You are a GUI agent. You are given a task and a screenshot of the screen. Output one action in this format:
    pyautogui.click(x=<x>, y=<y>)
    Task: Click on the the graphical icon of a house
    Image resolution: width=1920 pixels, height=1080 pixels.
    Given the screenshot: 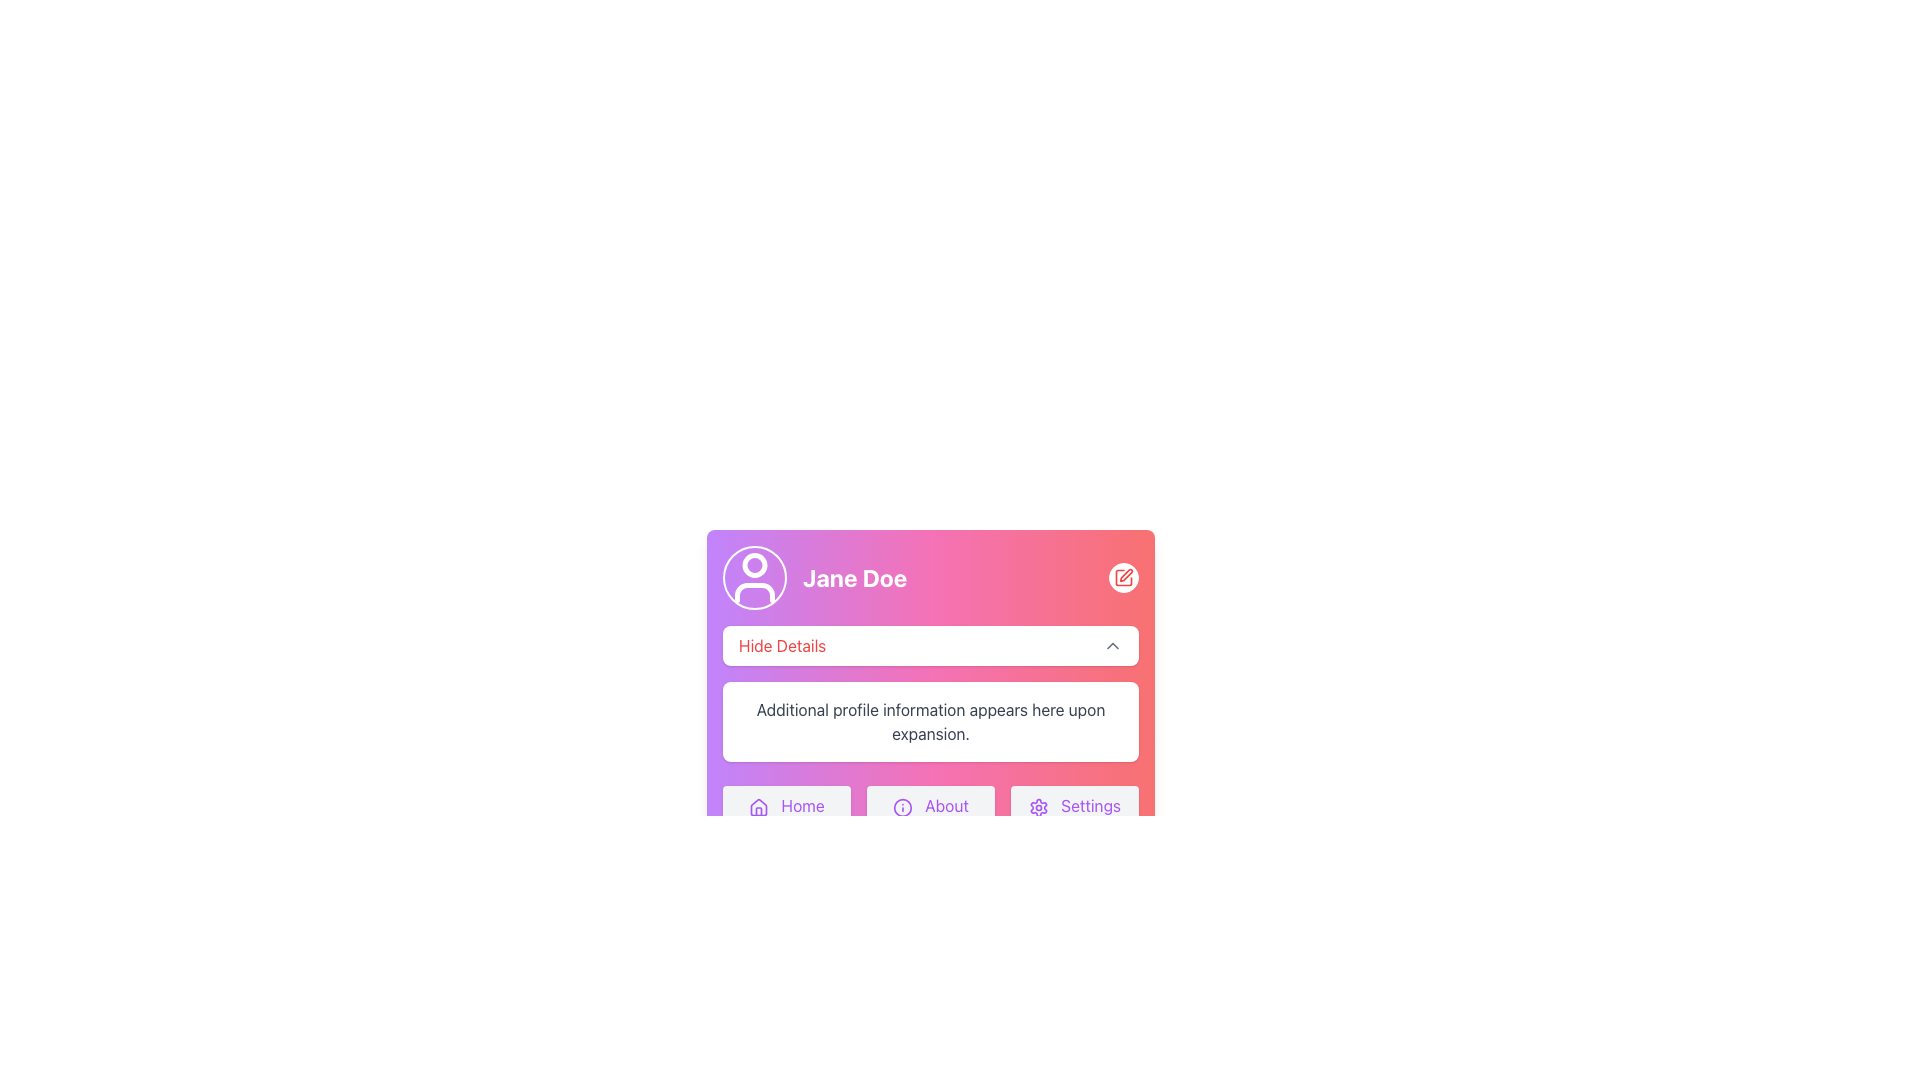 What is the action you would take?
    pyautogui.click(x=758, y=806)
    